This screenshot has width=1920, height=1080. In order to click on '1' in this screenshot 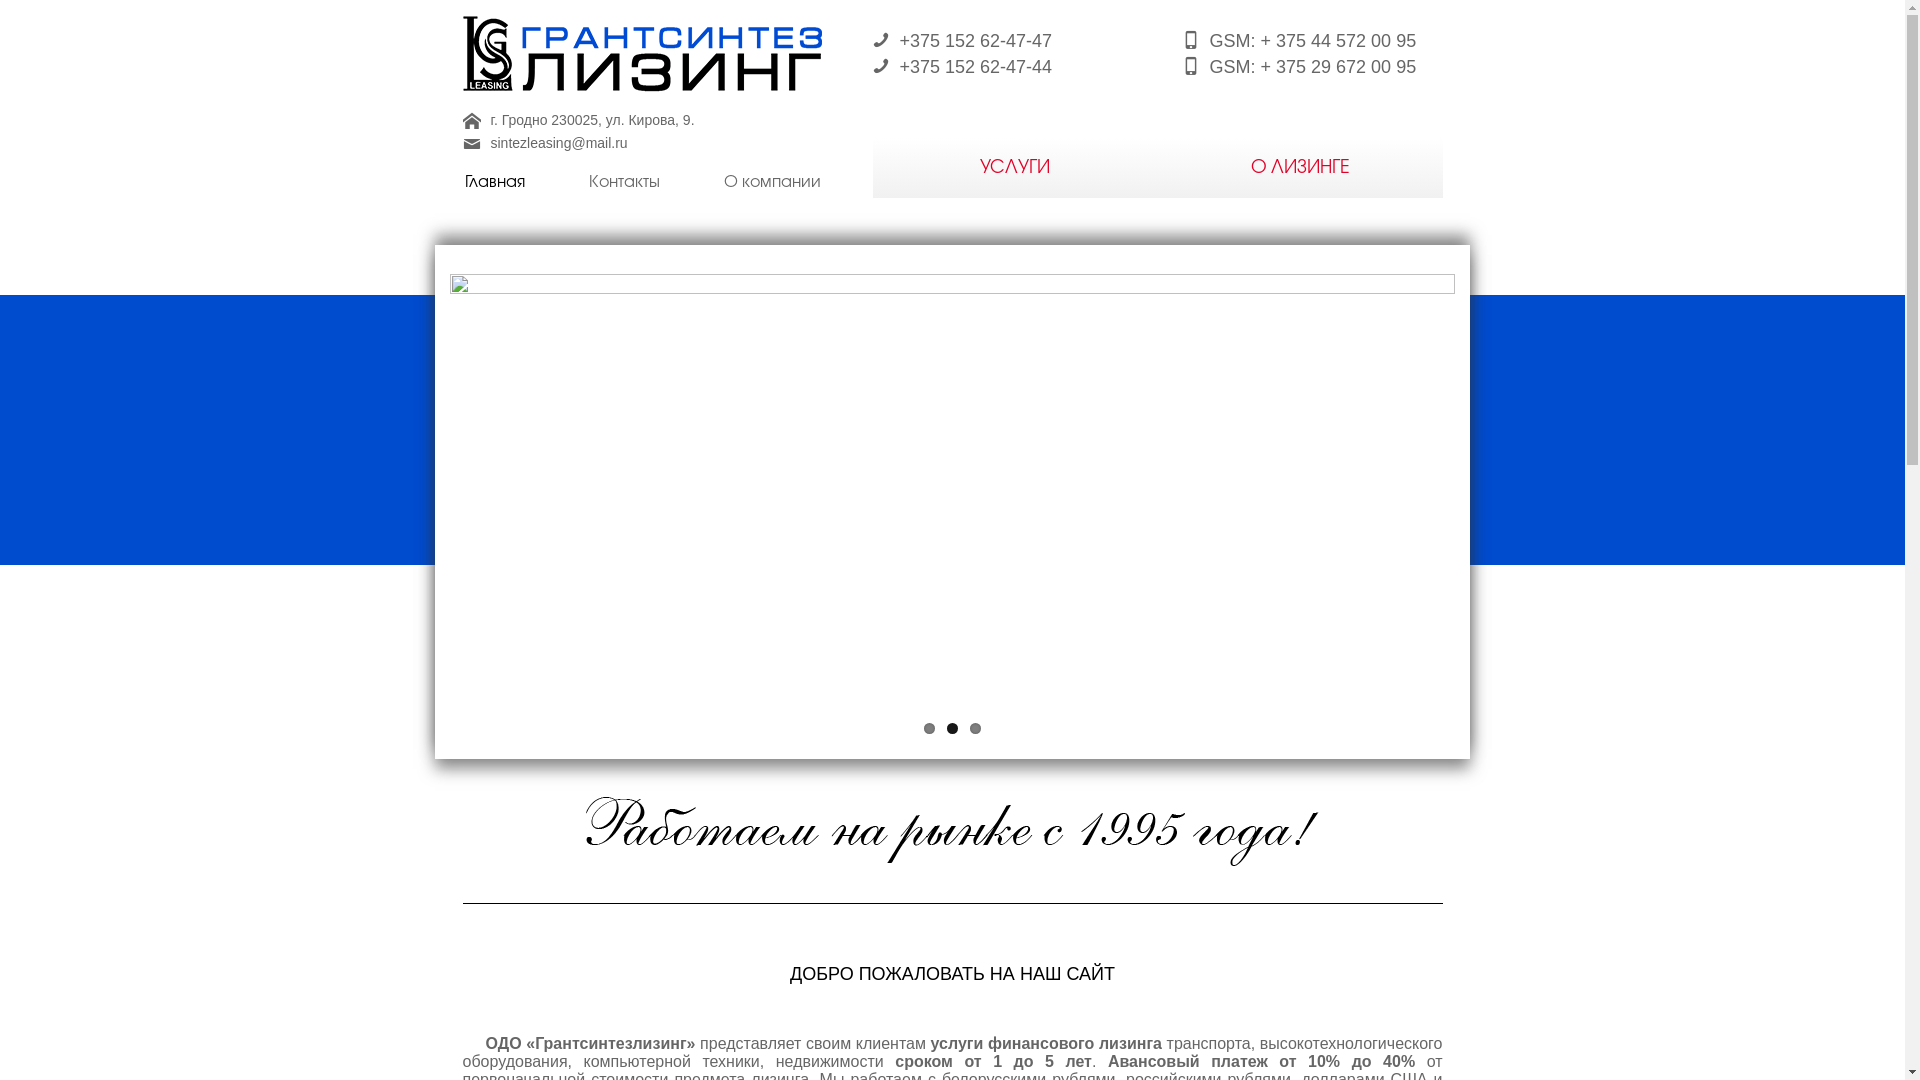, I will do `click(923, 728)`.